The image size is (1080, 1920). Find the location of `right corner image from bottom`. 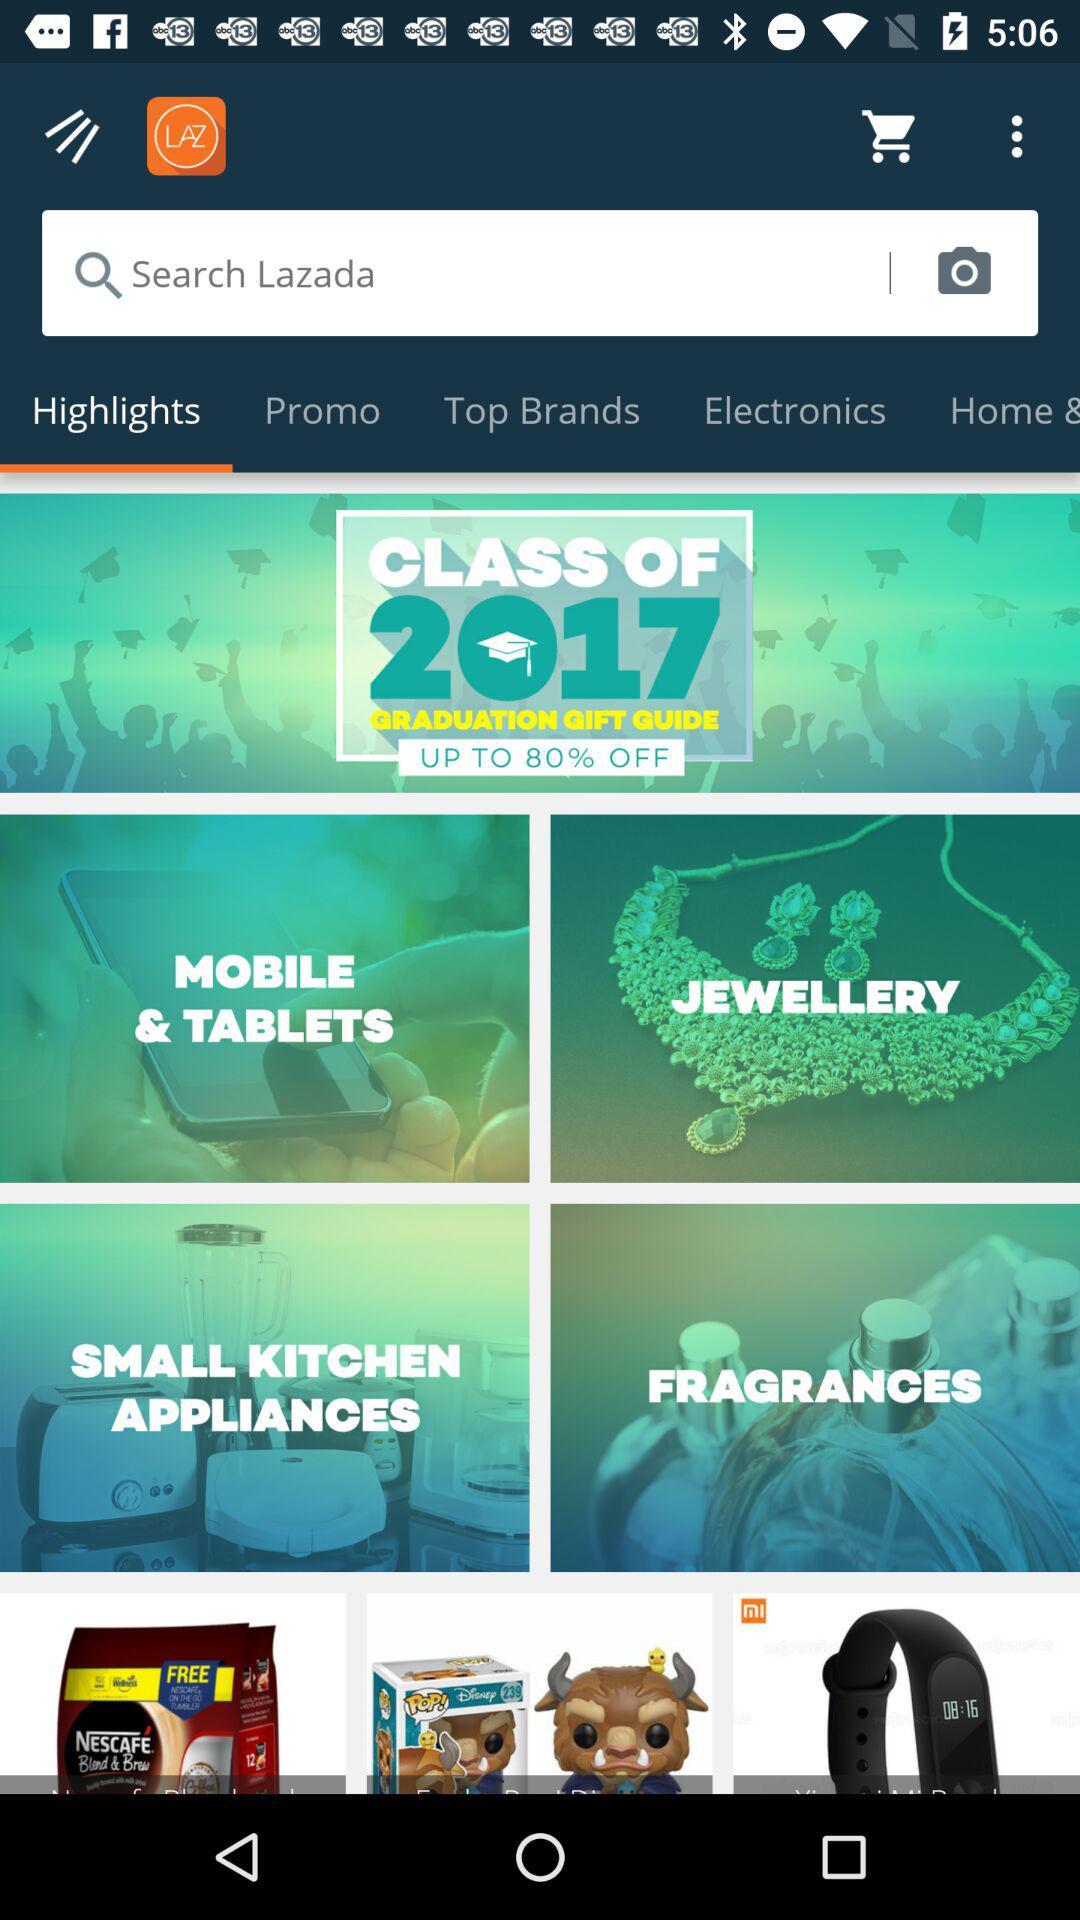

right corner image from bottom is located at coordinates (906, 1692).